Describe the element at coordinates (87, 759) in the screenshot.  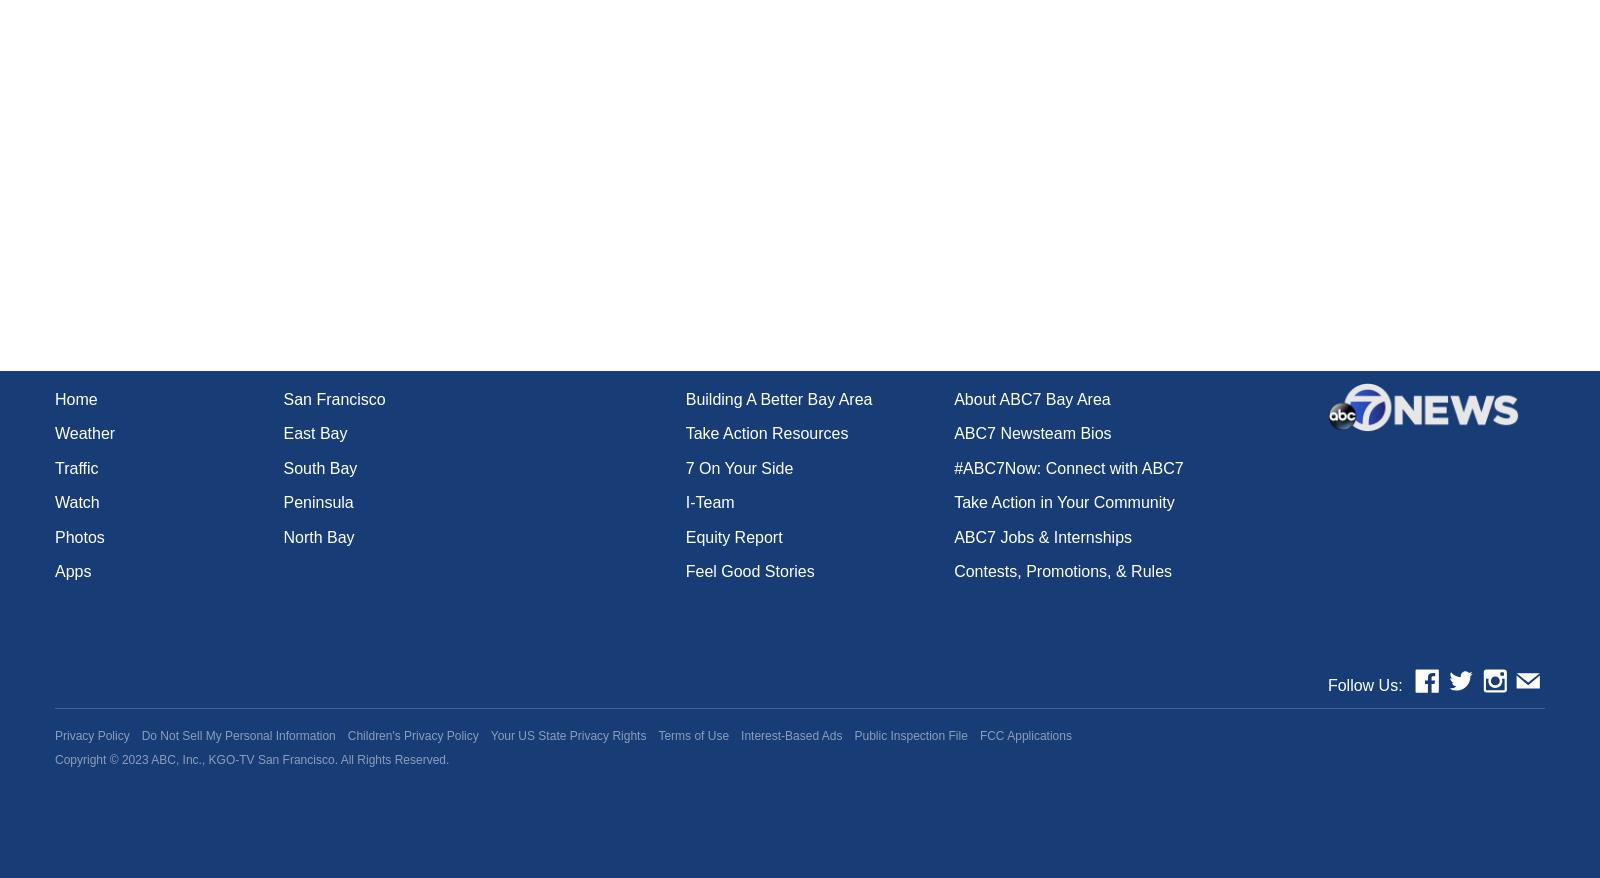
I see `'Copyright ©'` at that location.